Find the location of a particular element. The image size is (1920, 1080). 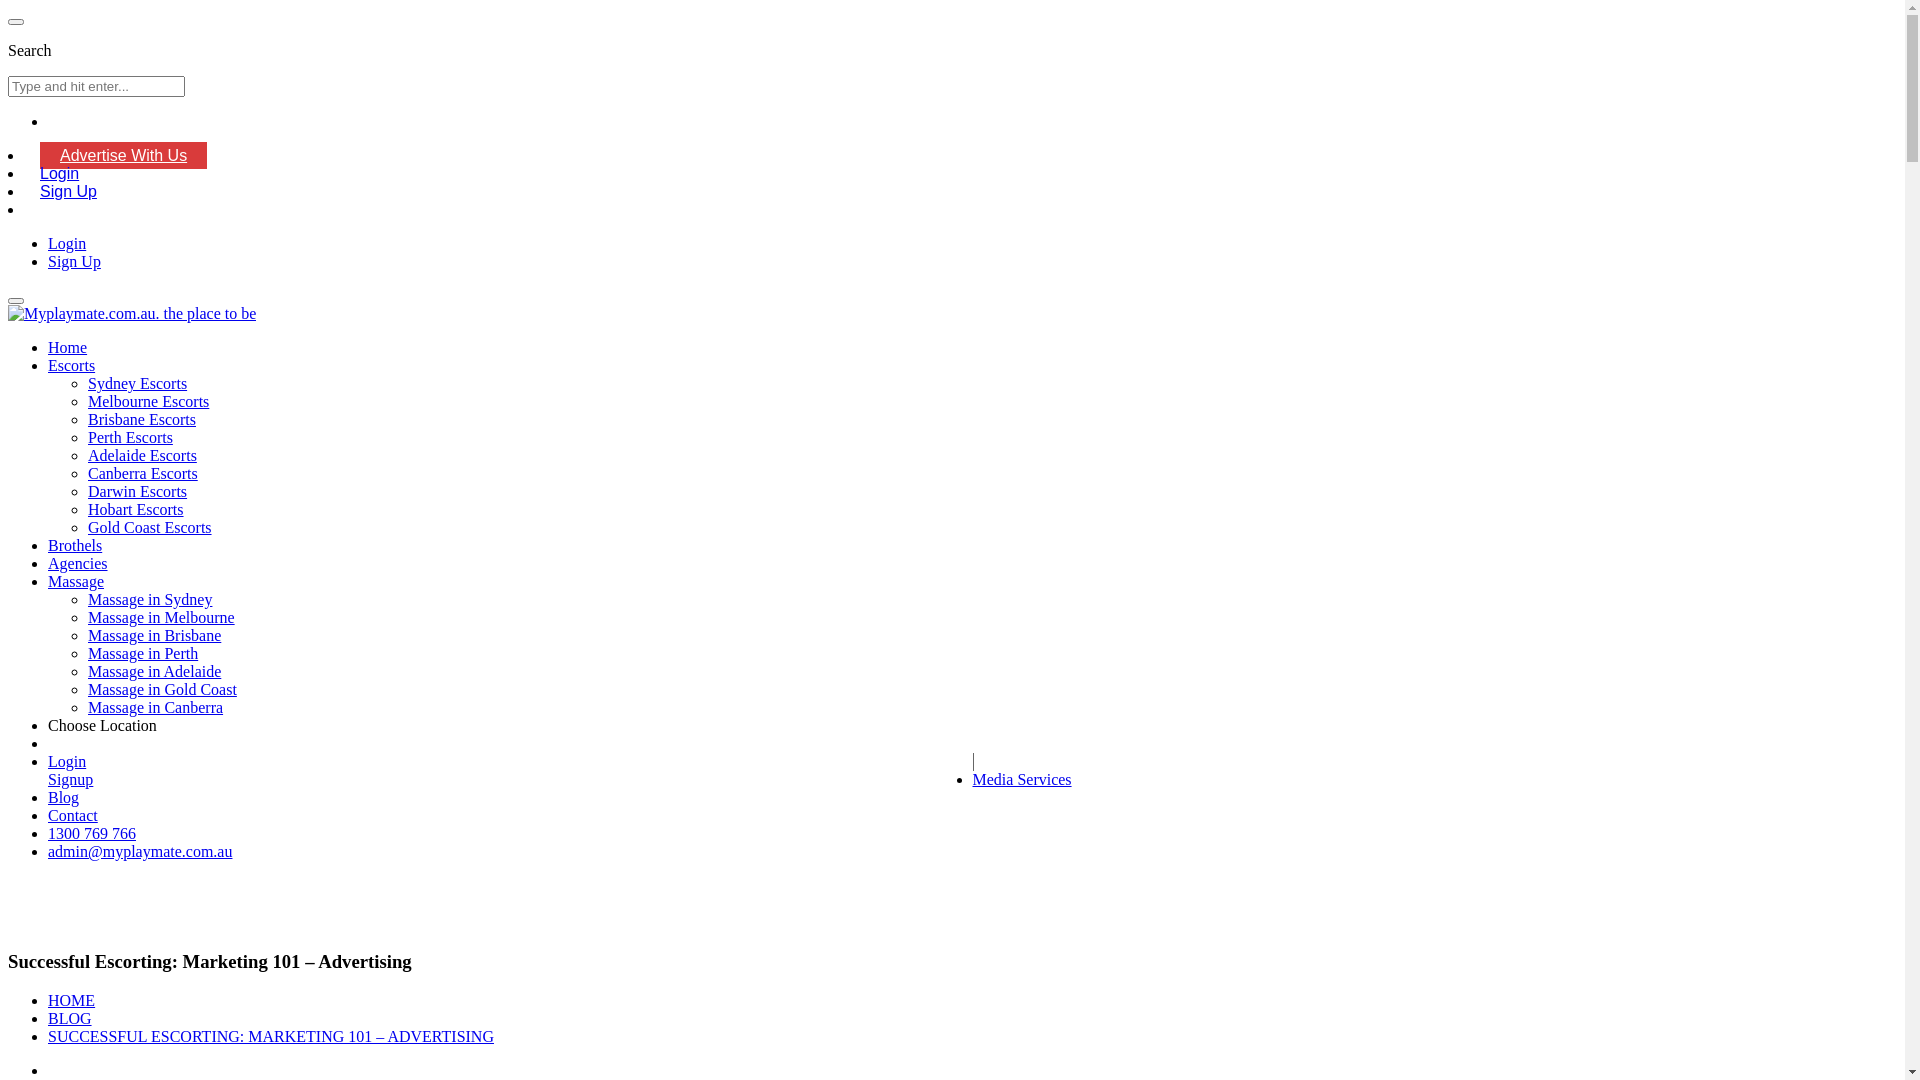

'Canberra Escorts' is located at coordinates (142, 473).